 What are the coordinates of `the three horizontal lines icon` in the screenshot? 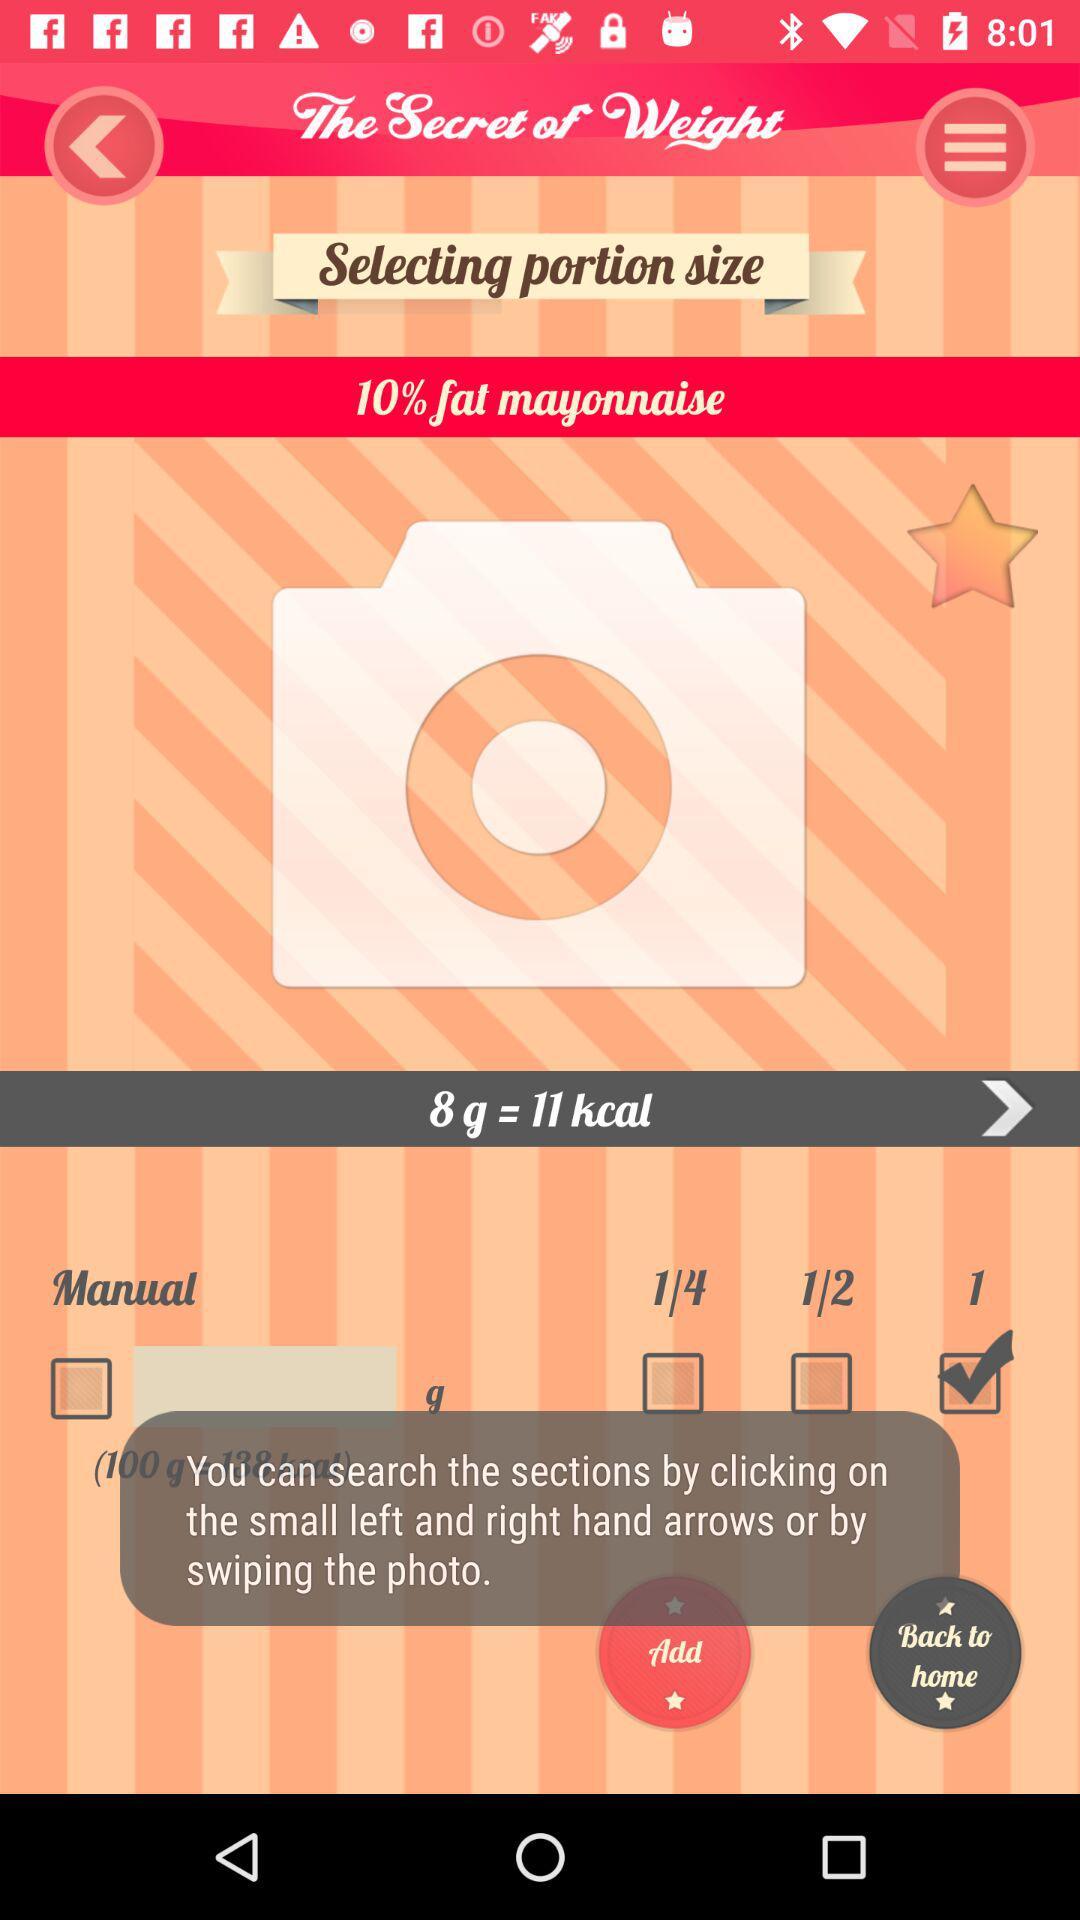 It's located at (974, 146).